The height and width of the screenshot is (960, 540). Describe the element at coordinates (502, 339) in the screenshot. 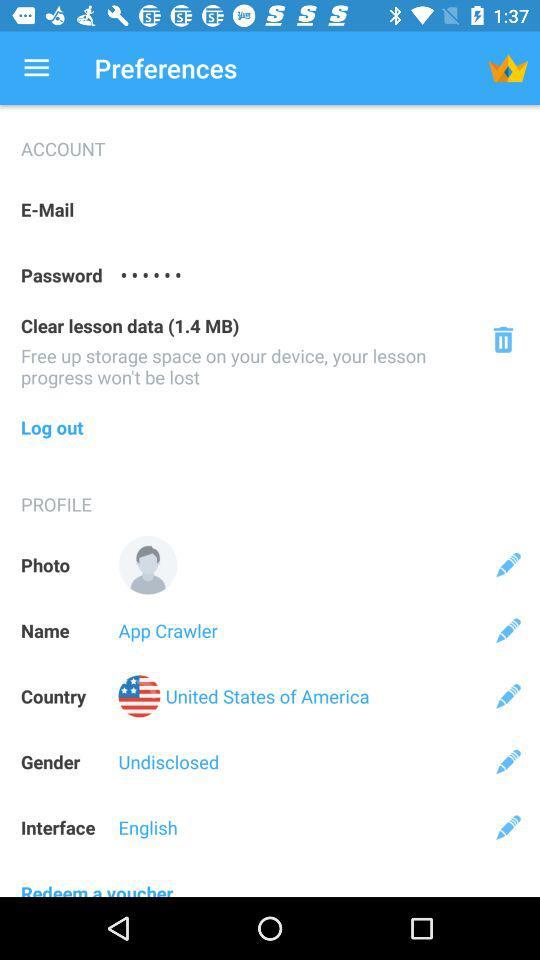

I see `item below ...... item` at that location.